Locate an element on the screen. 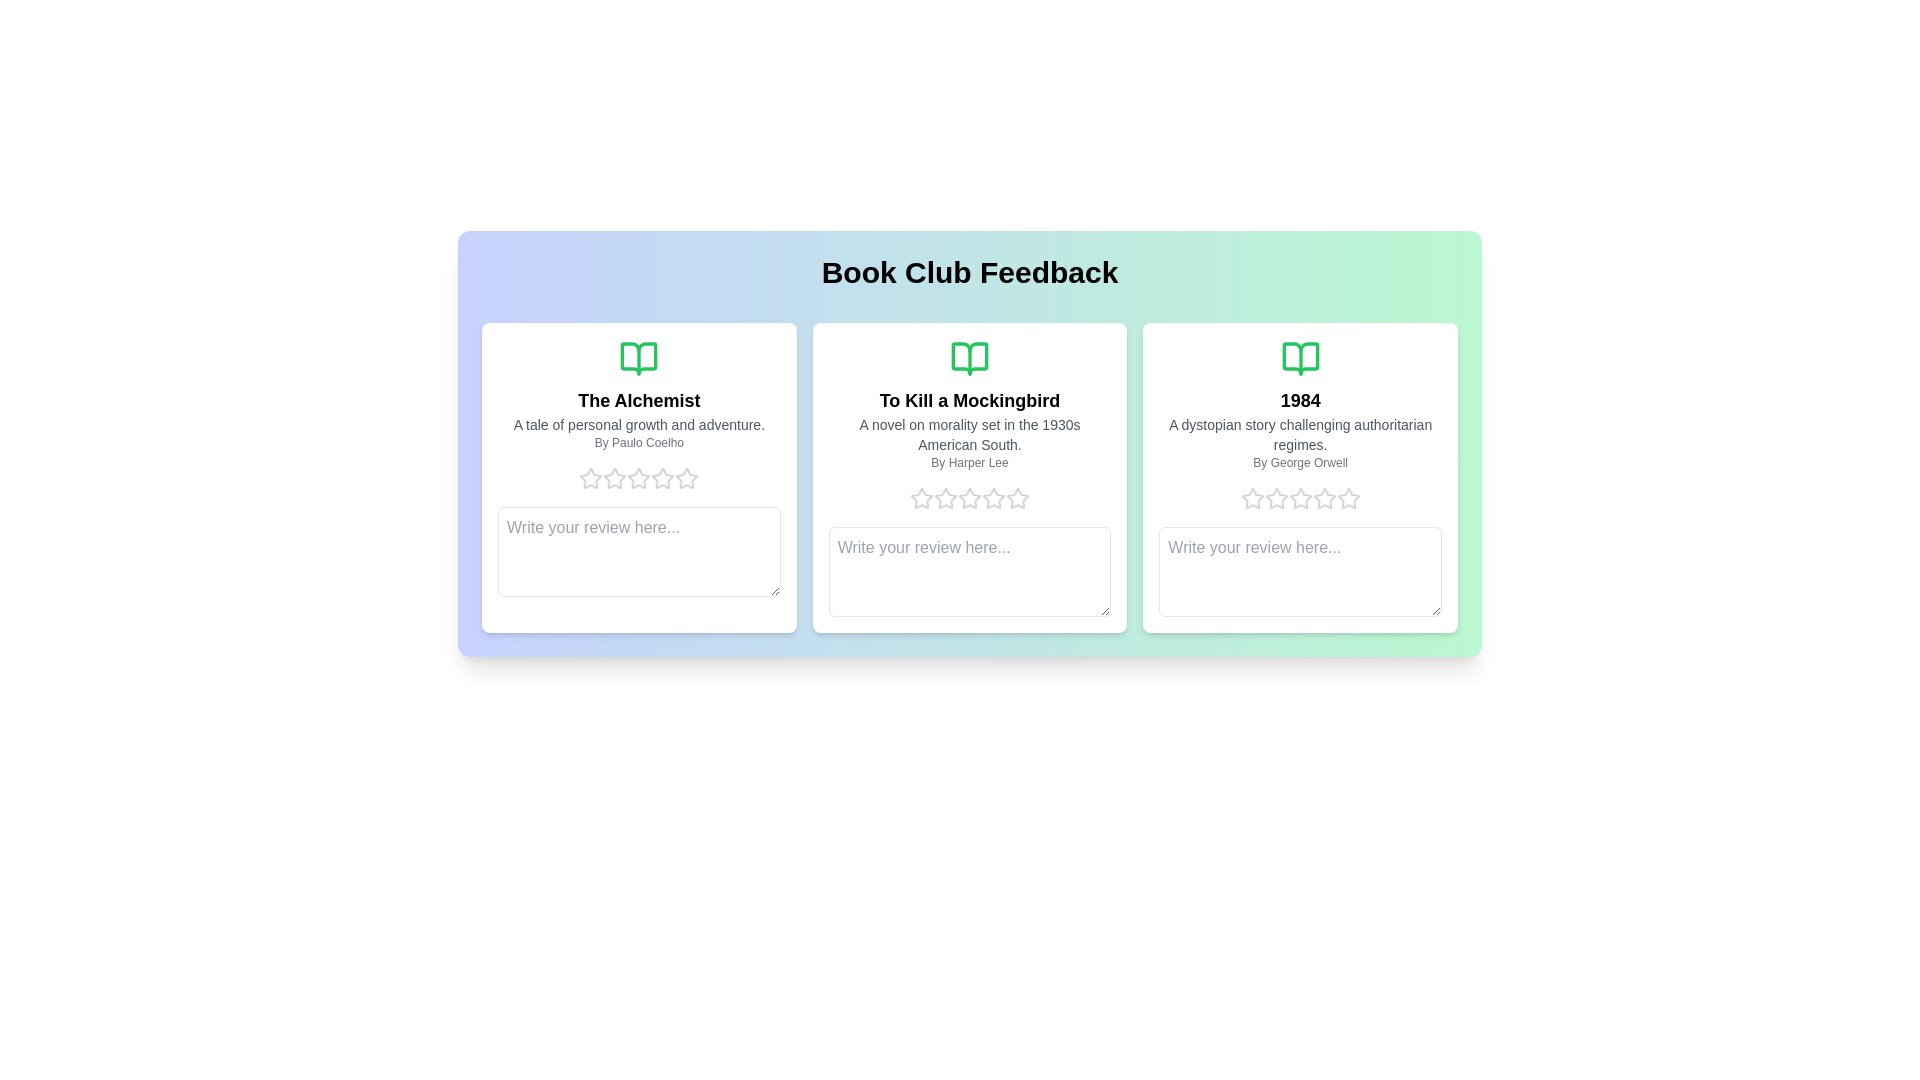 This screenshot has height=1080, width=1920. the fourth star in the rating system for the book 'The Alchemist' is located at coordinates (638, 478).